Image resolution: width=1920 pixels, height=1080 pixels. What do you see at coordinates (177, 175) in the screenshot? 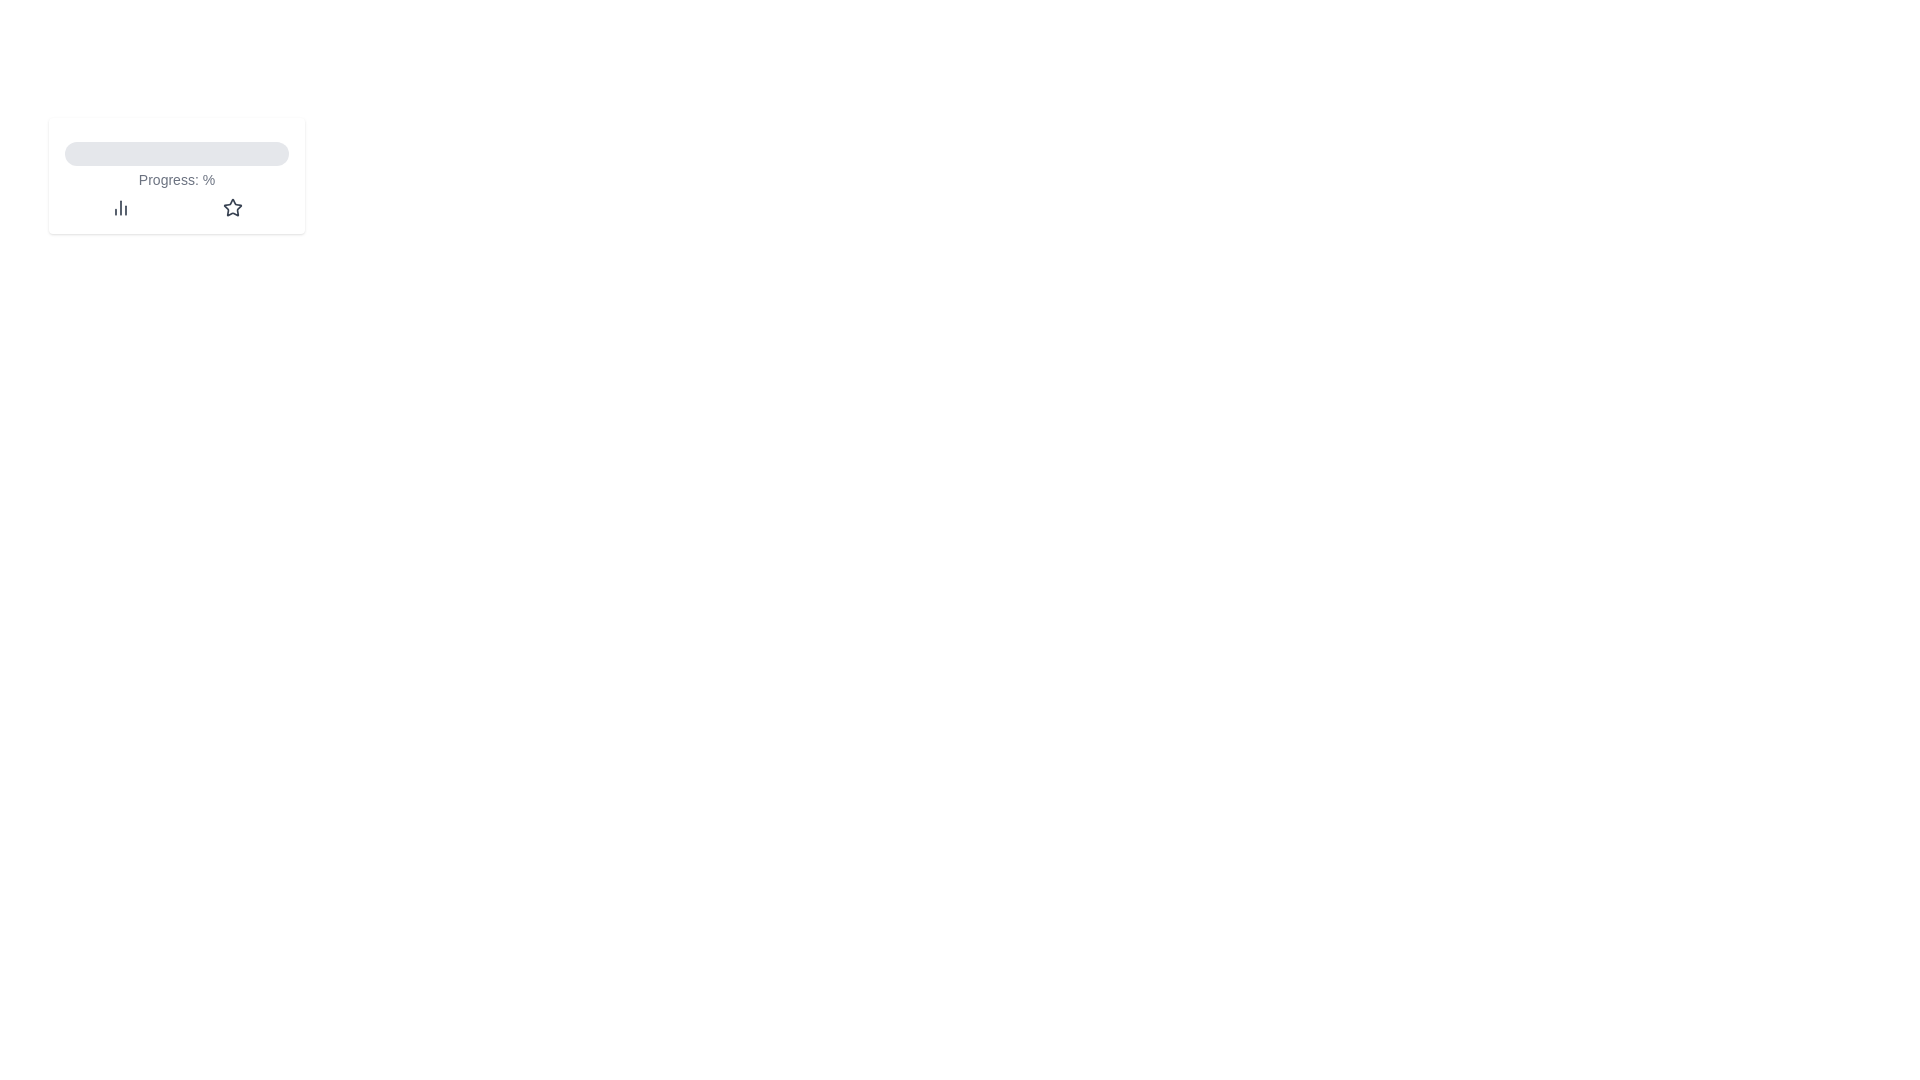
I see `the Progress Tracker element, which visually represents task progress with a bar and descriptive text, located near the top-left corner of the layout` at bounding box center [177, 175].